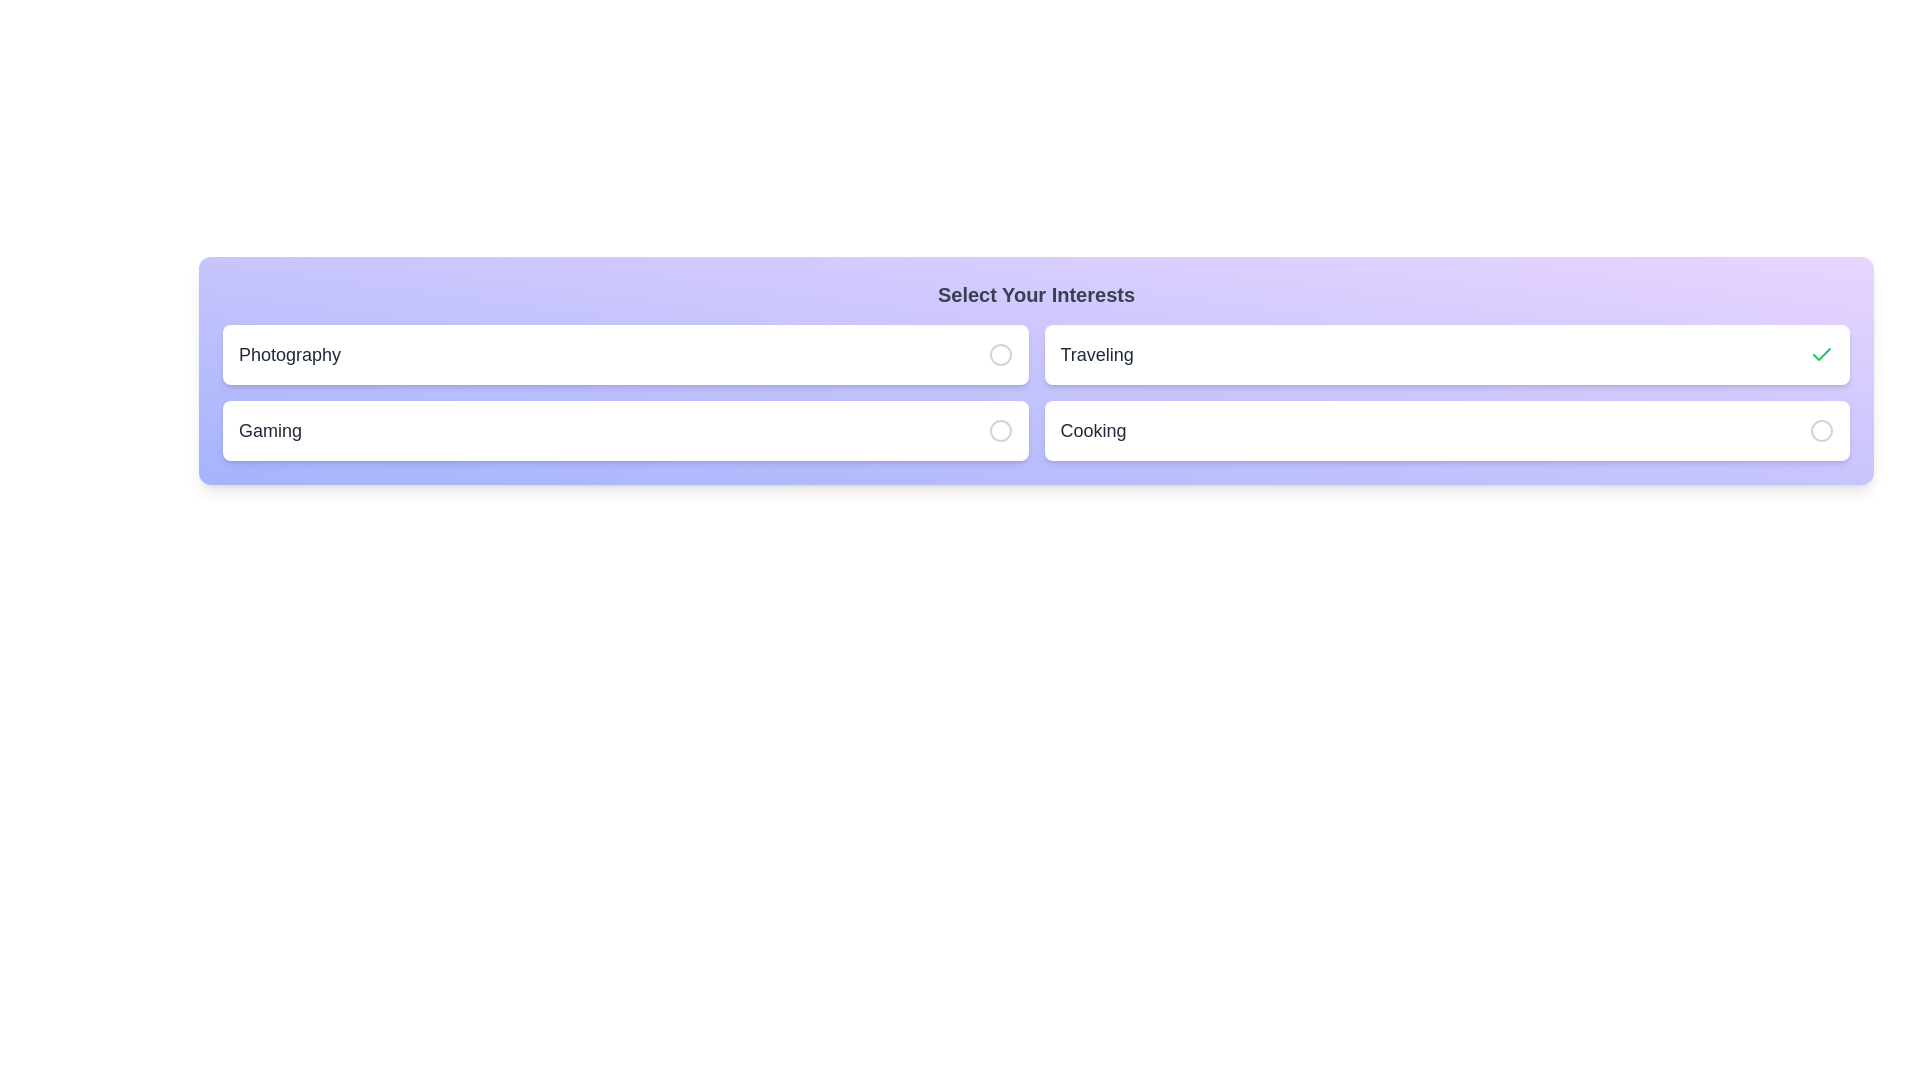 Image resolution: width=1920 pixels, height=1080 pixels. What do you see at coordinates (624, 353) in the screenshot?
I see `the interest item Photography` at bounding box center [624, 353].